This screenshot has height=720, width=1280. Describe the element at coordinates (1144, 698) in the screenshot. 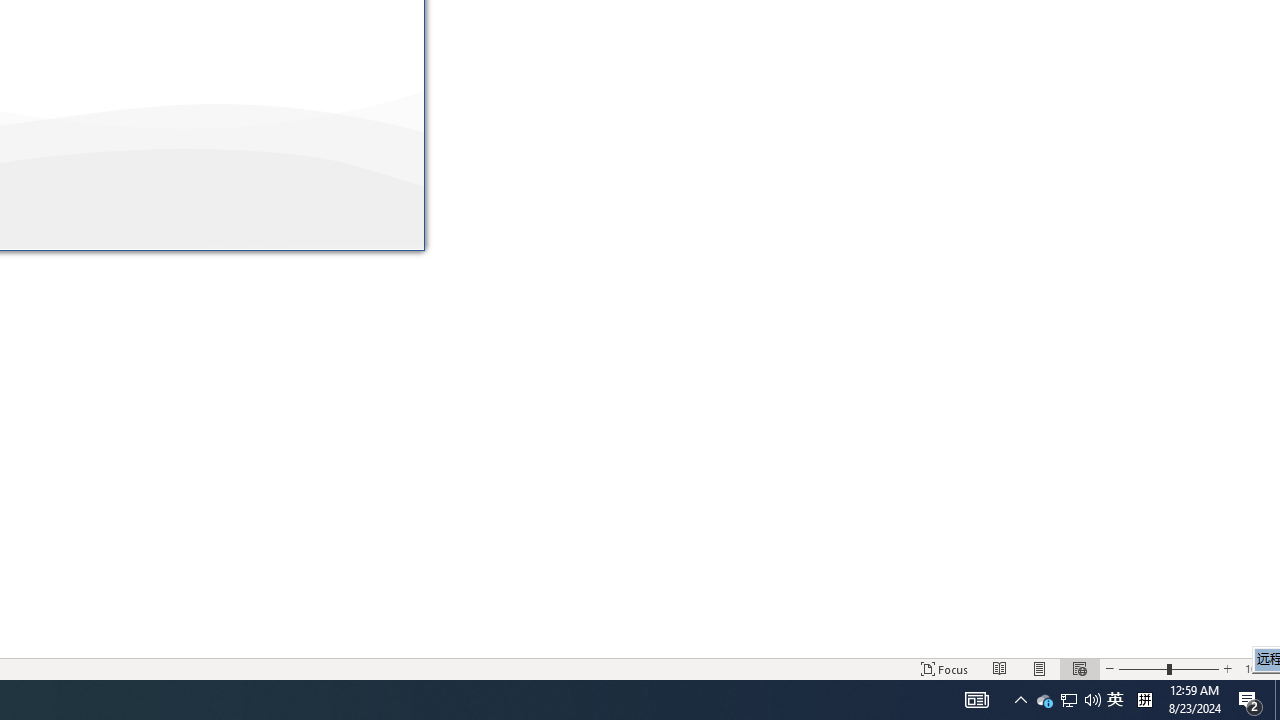

I see `'Tray Input Indicator - Chinese (Simplified, China)'` at that location.